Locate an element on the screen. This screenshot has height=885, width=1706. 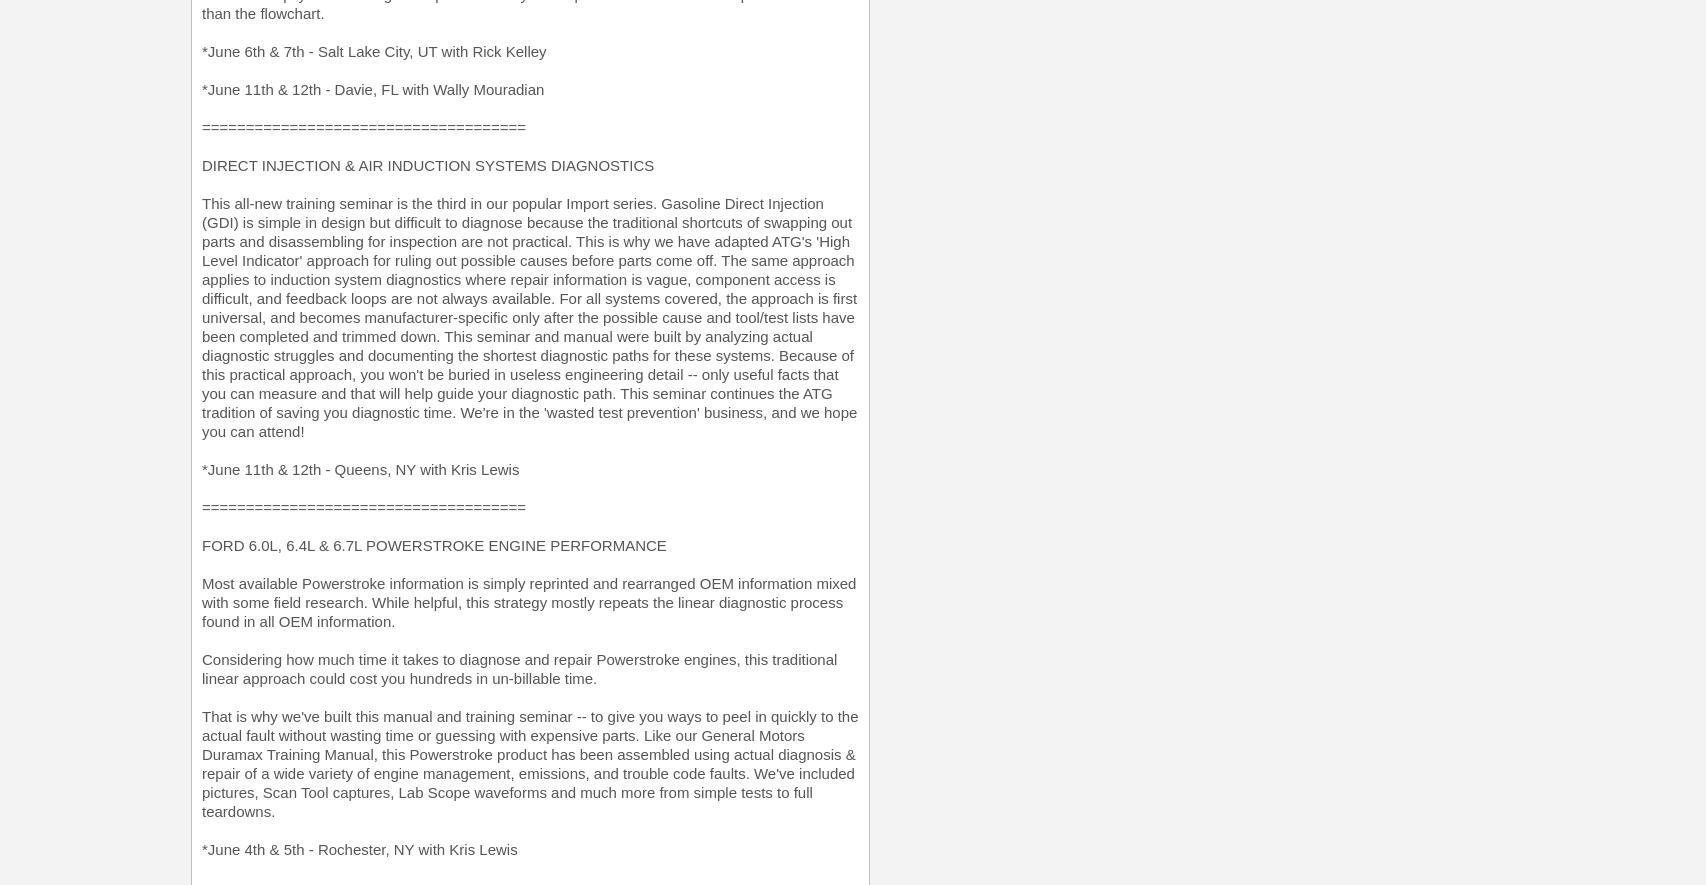
'Most available Powerstroke information is simply reprinted
and rearranged OEM information mixed with some field
research. While helpful, this strategy mostly repeats the
linear diagnostic process found in all OEM information.' is located at coordinates (528, 602).